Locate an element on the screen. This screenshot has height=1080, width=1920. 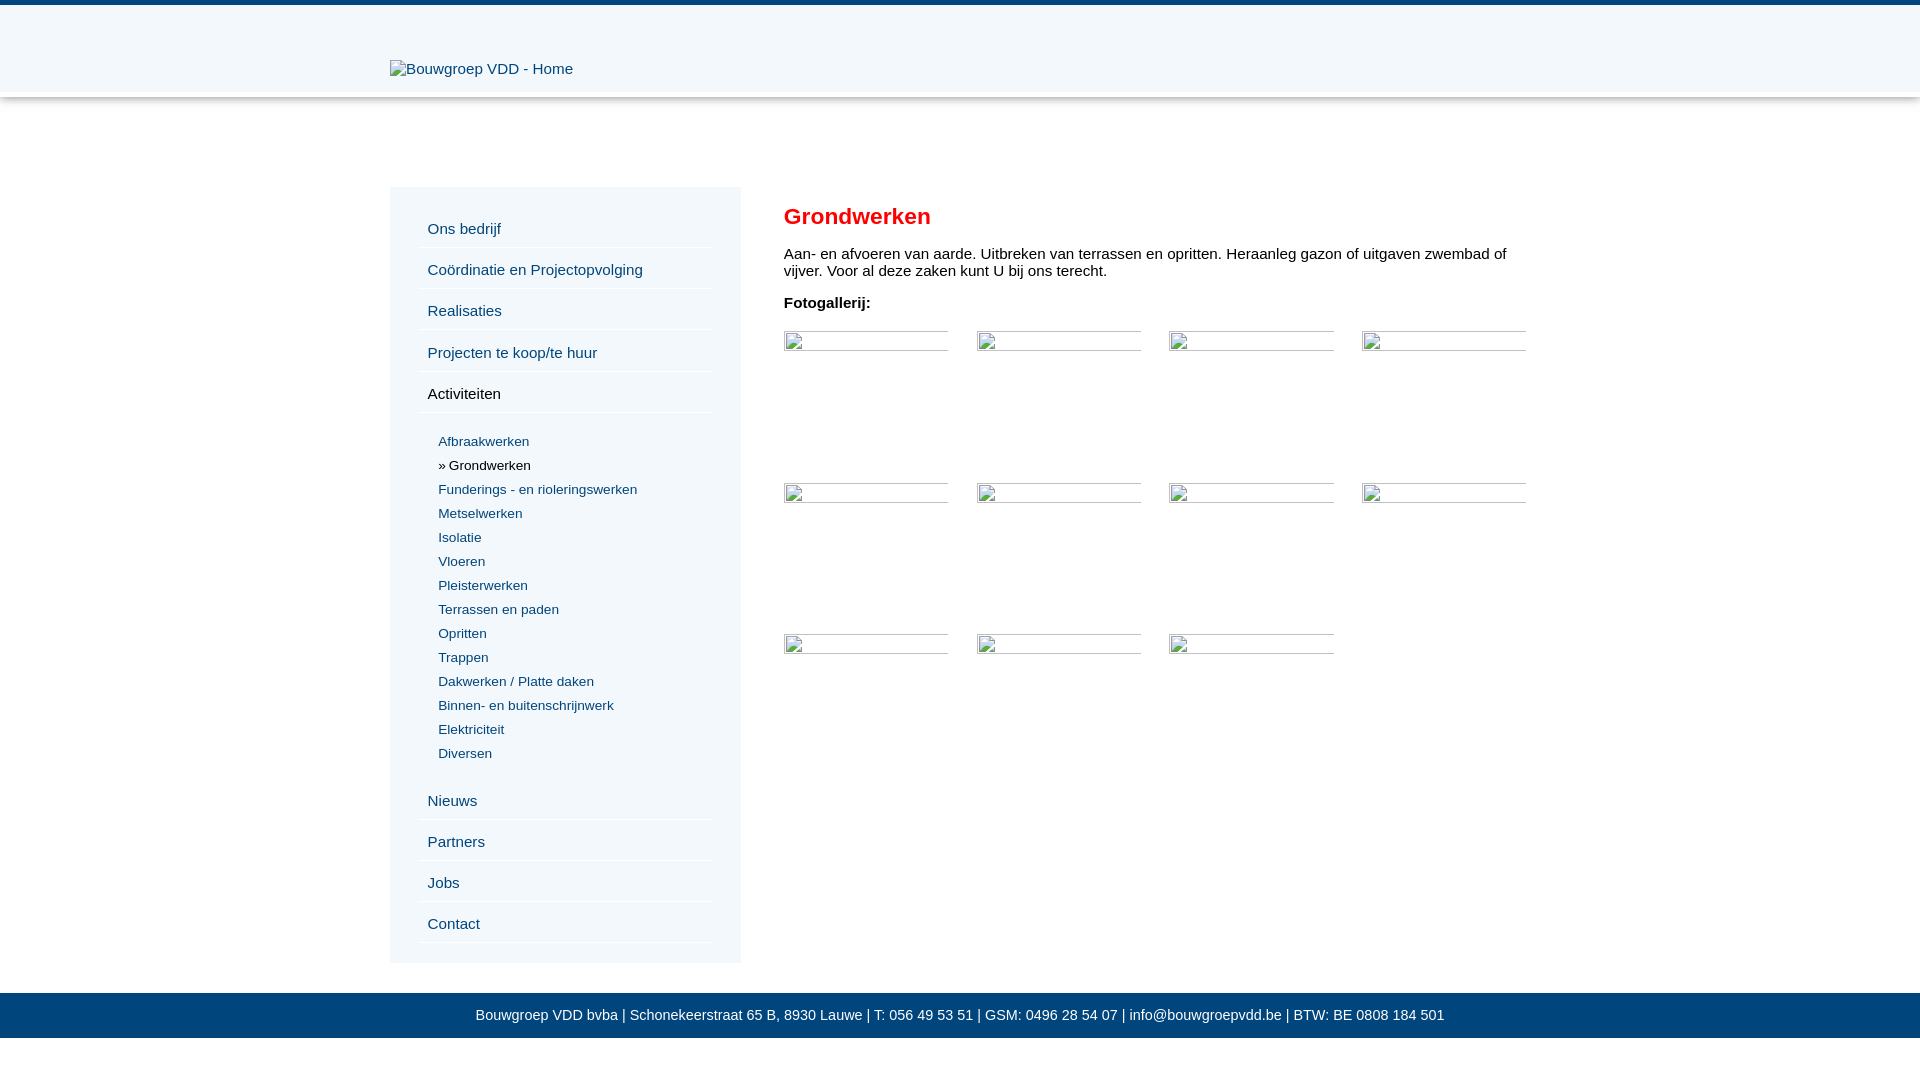
'Grondwerken' is located at coordinates (569, 465).